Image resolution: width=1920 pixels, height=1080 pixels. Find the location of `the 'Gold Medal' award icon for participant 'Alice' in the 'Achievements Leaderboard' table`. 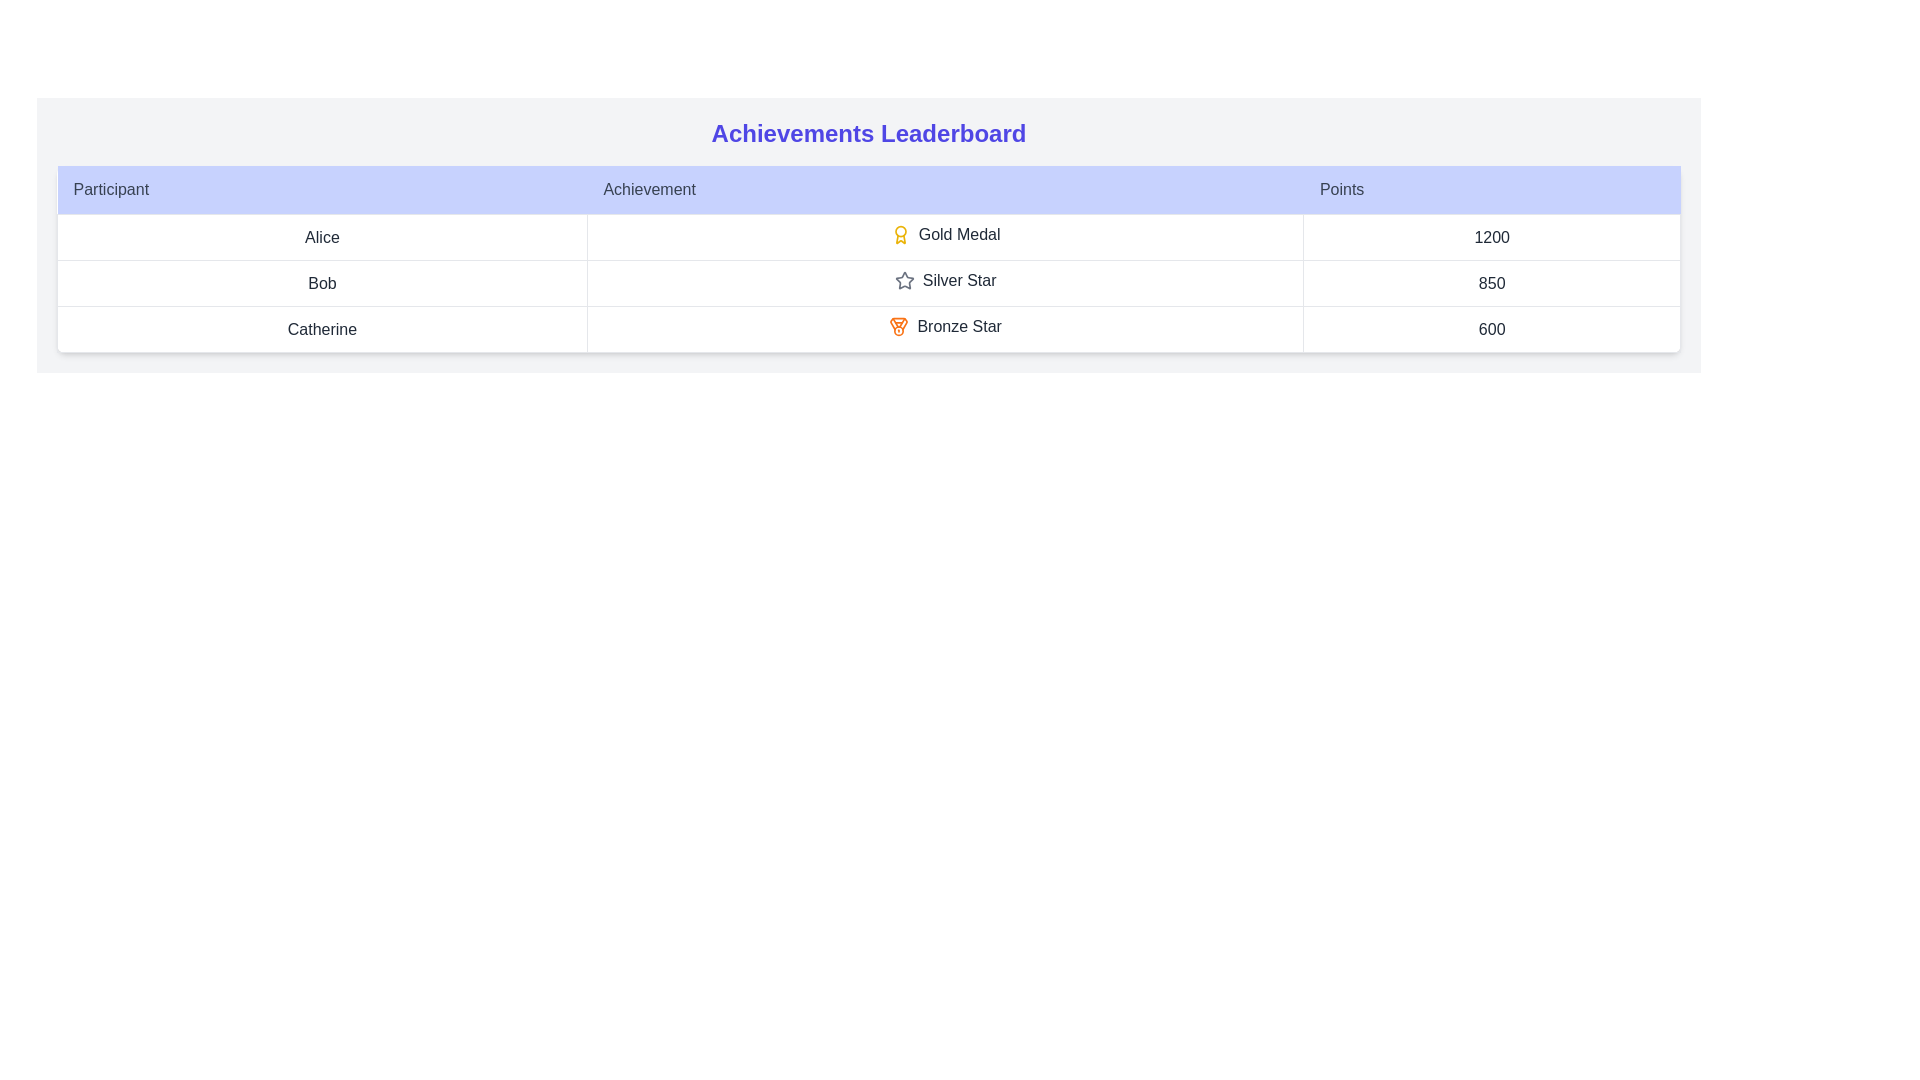

the 'Gold Medal' award icon for participant 'Alice' in the 'Achievements Leaderboard' table is located at coordinates (899, 234).